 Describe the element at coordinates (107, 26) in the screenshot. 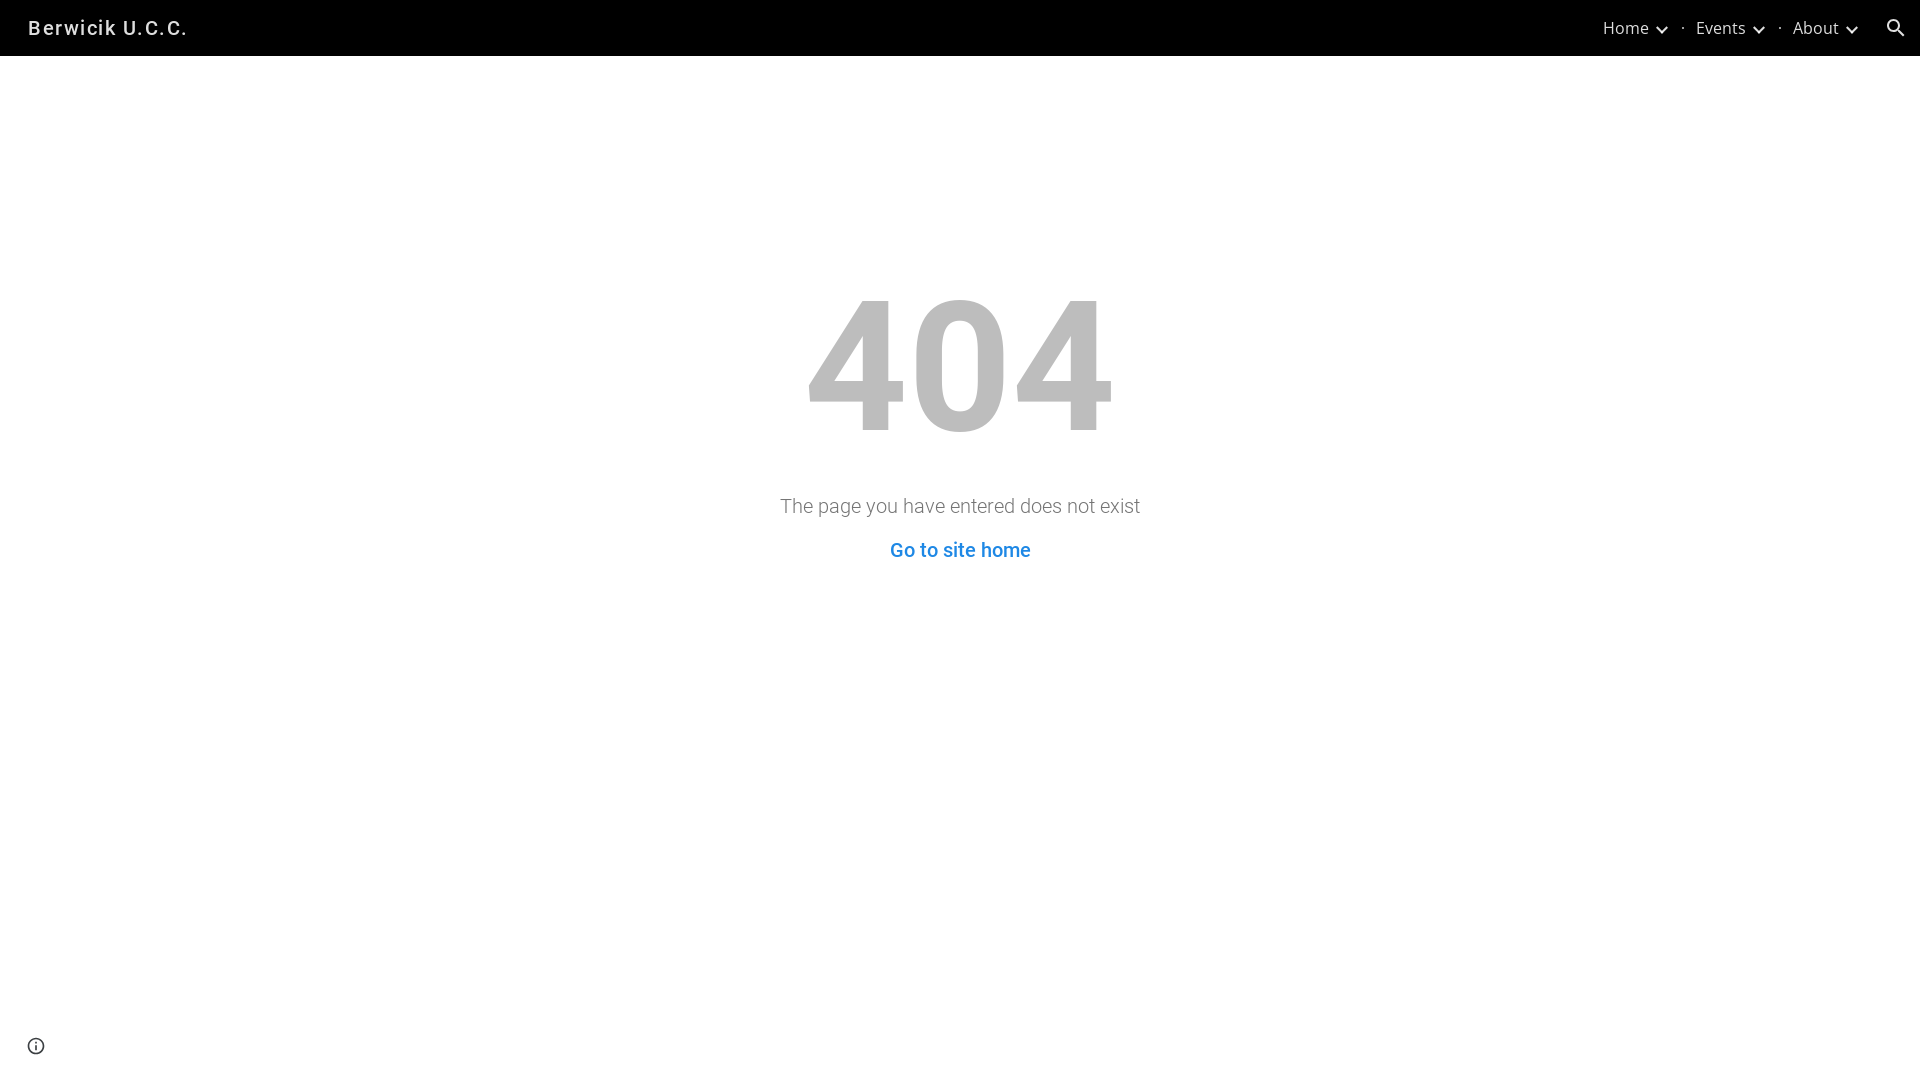

I see `'Berwicik U.C.C.'` at that location.